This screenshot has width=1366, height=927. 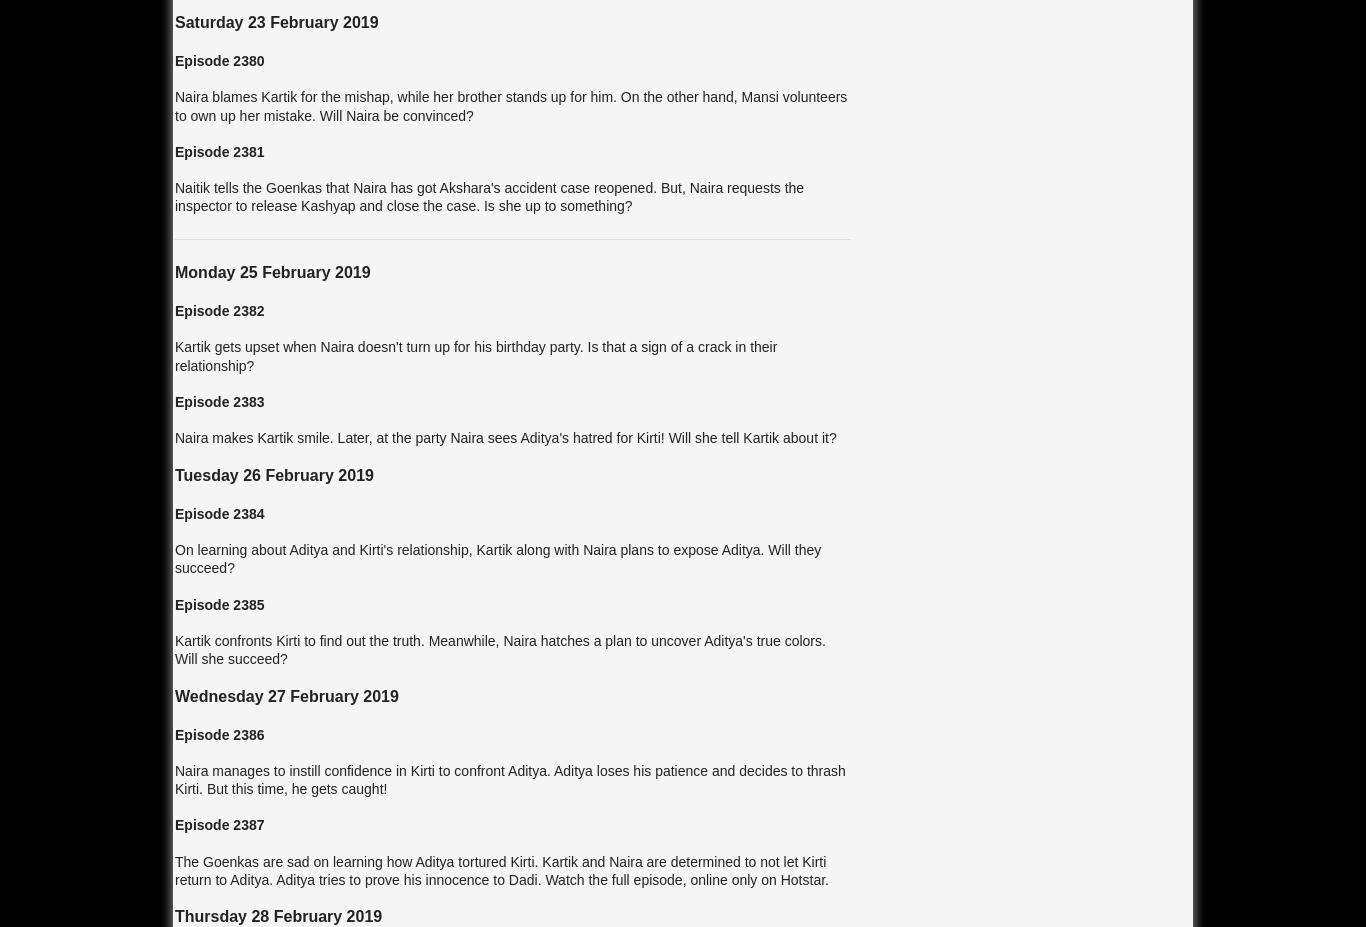 I want to click on 'Kartik gets upset when Naira doesn't turn up for his birthday party. Is that a sign of a crack in their relationship?', so click(x=476, y=354).